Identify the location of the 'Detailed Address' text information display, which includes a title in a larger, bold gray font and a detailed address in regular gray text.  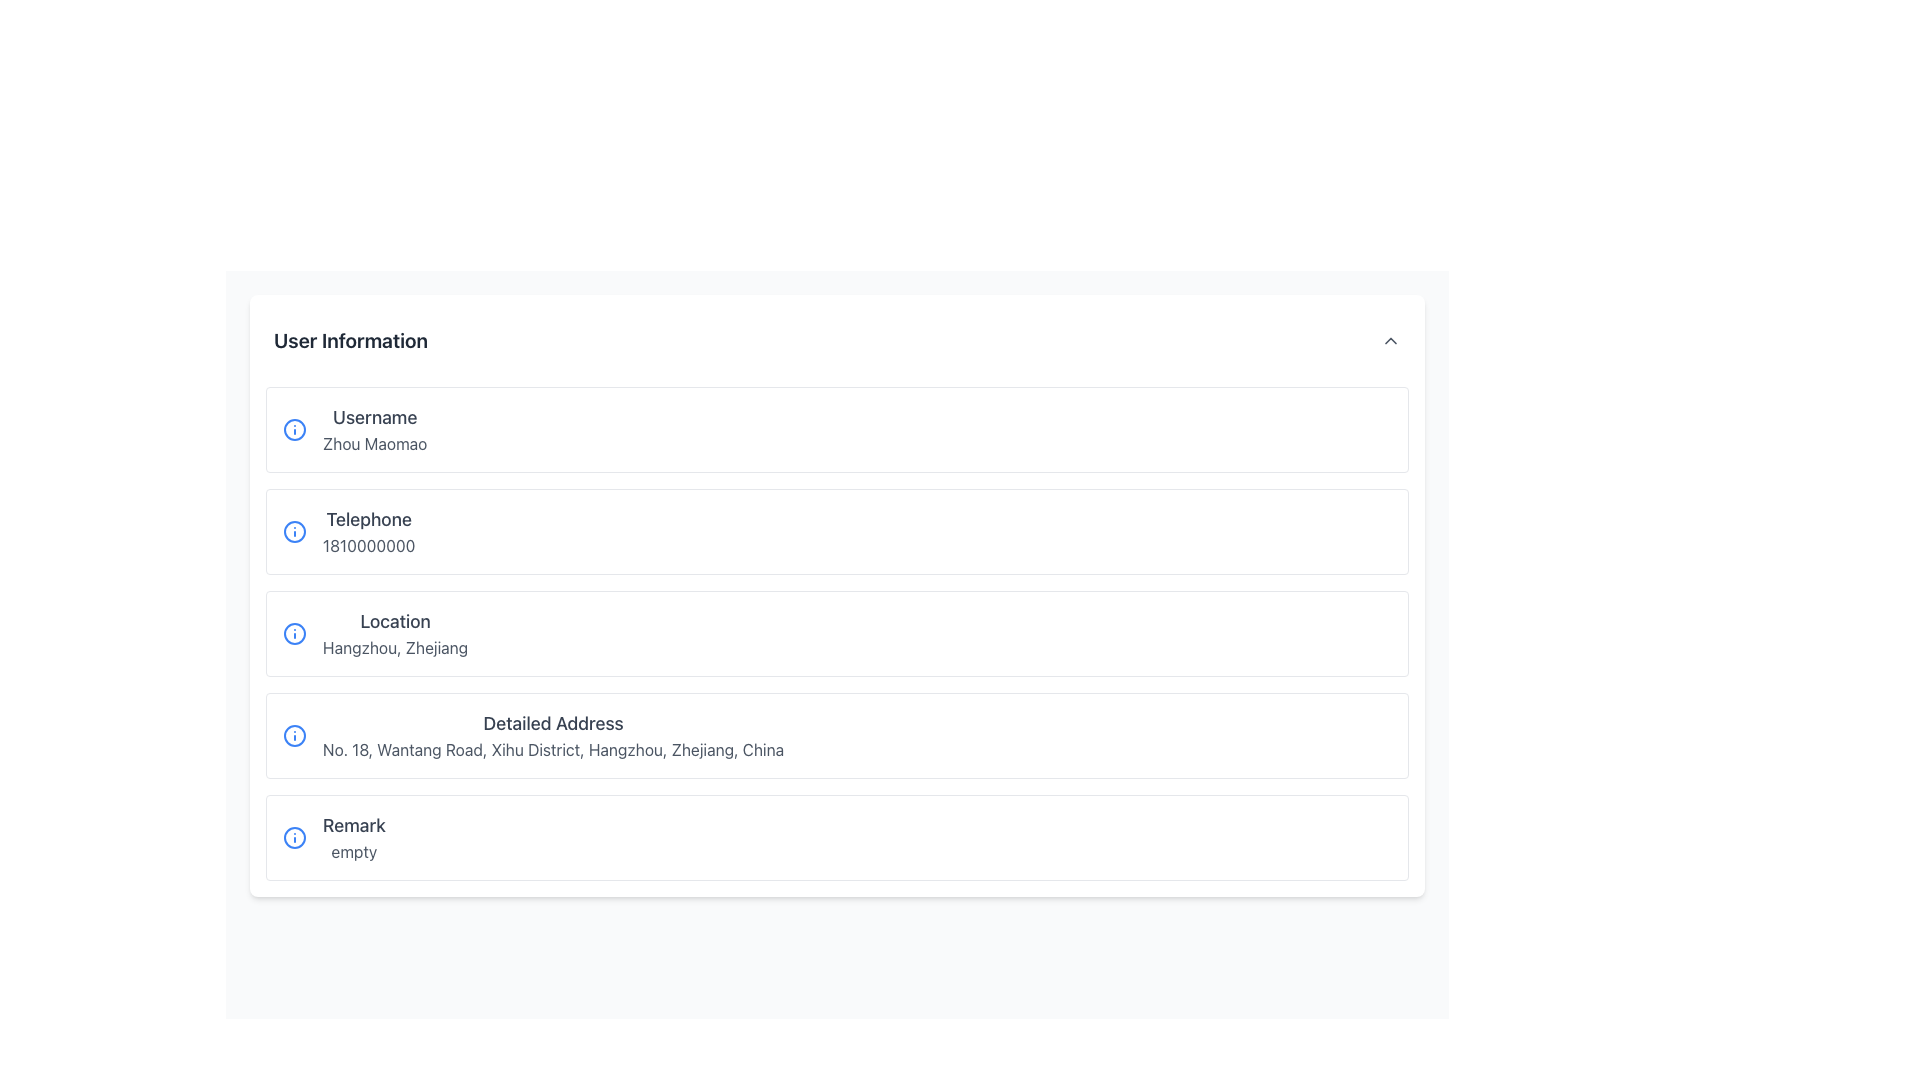
(553, 736).